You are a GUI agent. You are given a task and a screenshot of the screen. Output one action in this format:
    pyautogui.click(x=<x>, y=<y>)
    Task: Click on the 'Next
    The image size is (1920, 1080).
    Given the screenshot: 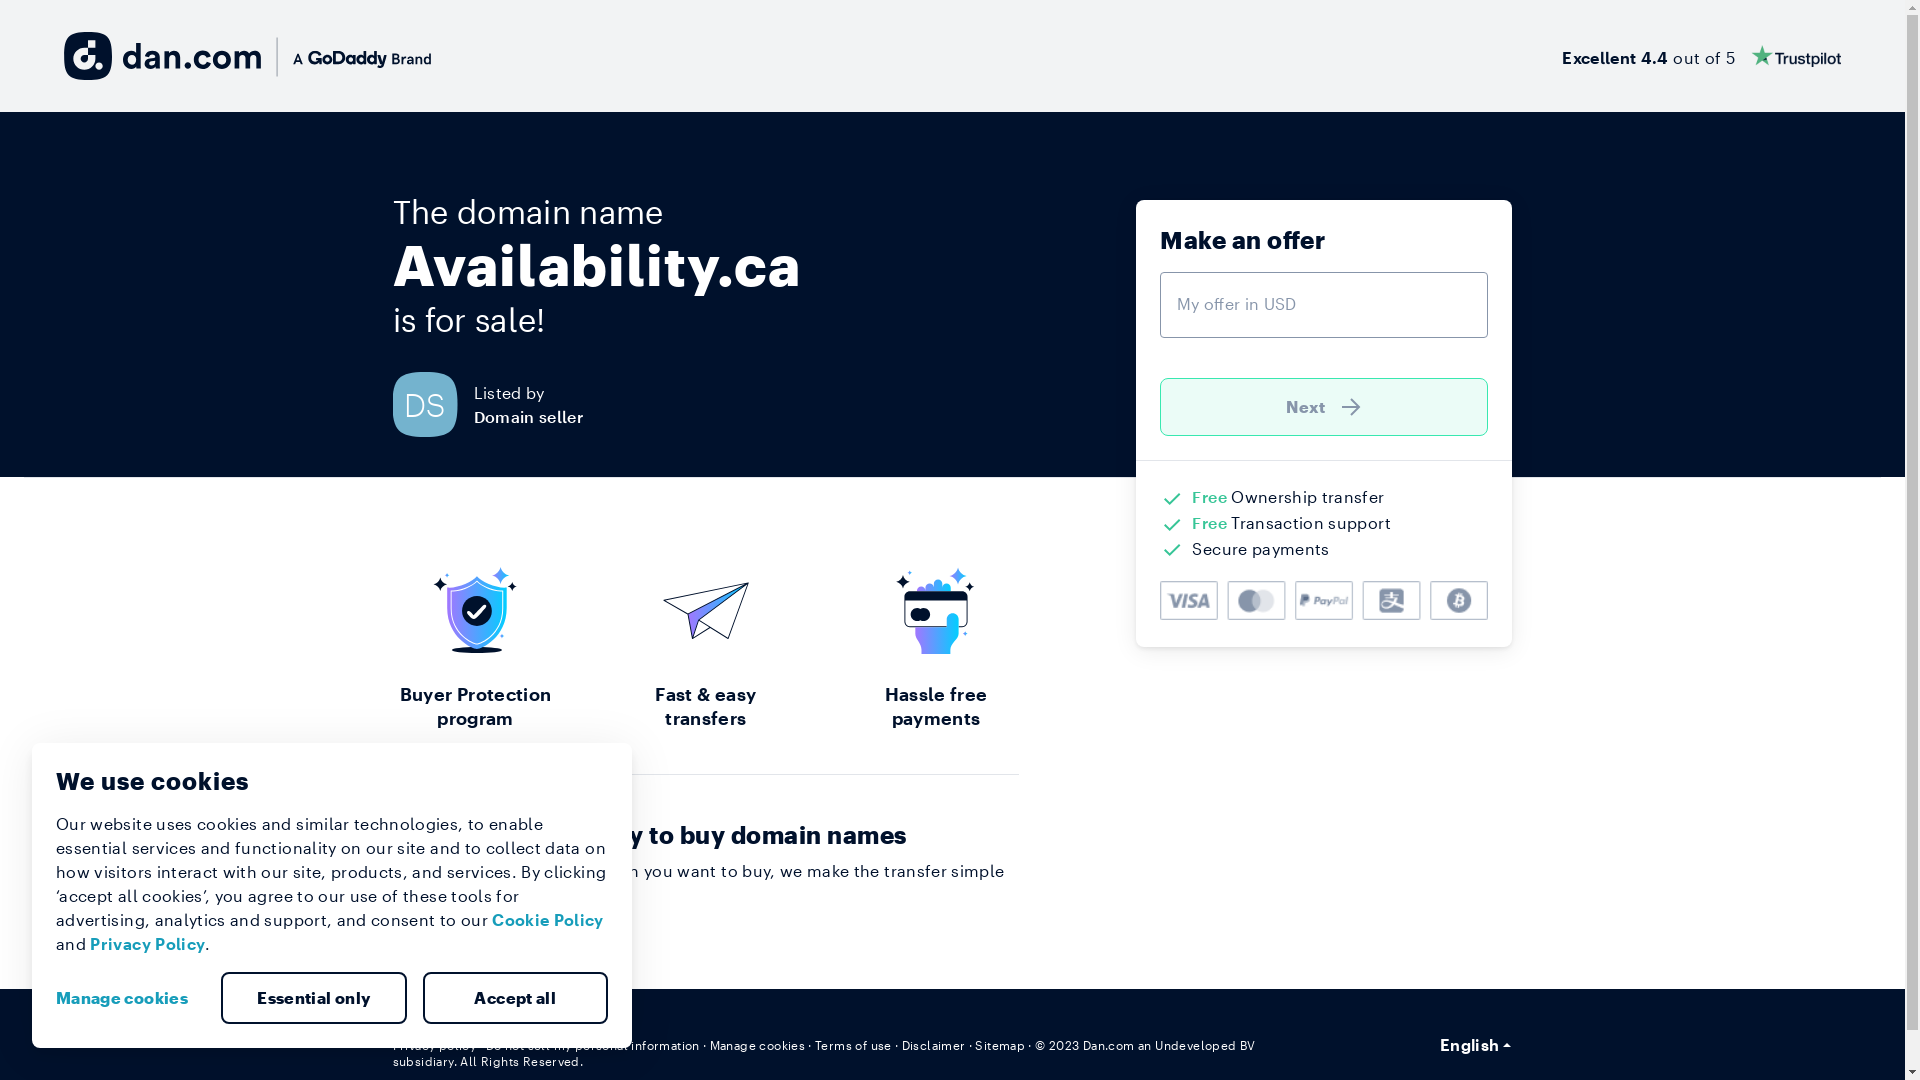 What is the action you would take?
    pyautogui.click(x=1324, y=406)
    